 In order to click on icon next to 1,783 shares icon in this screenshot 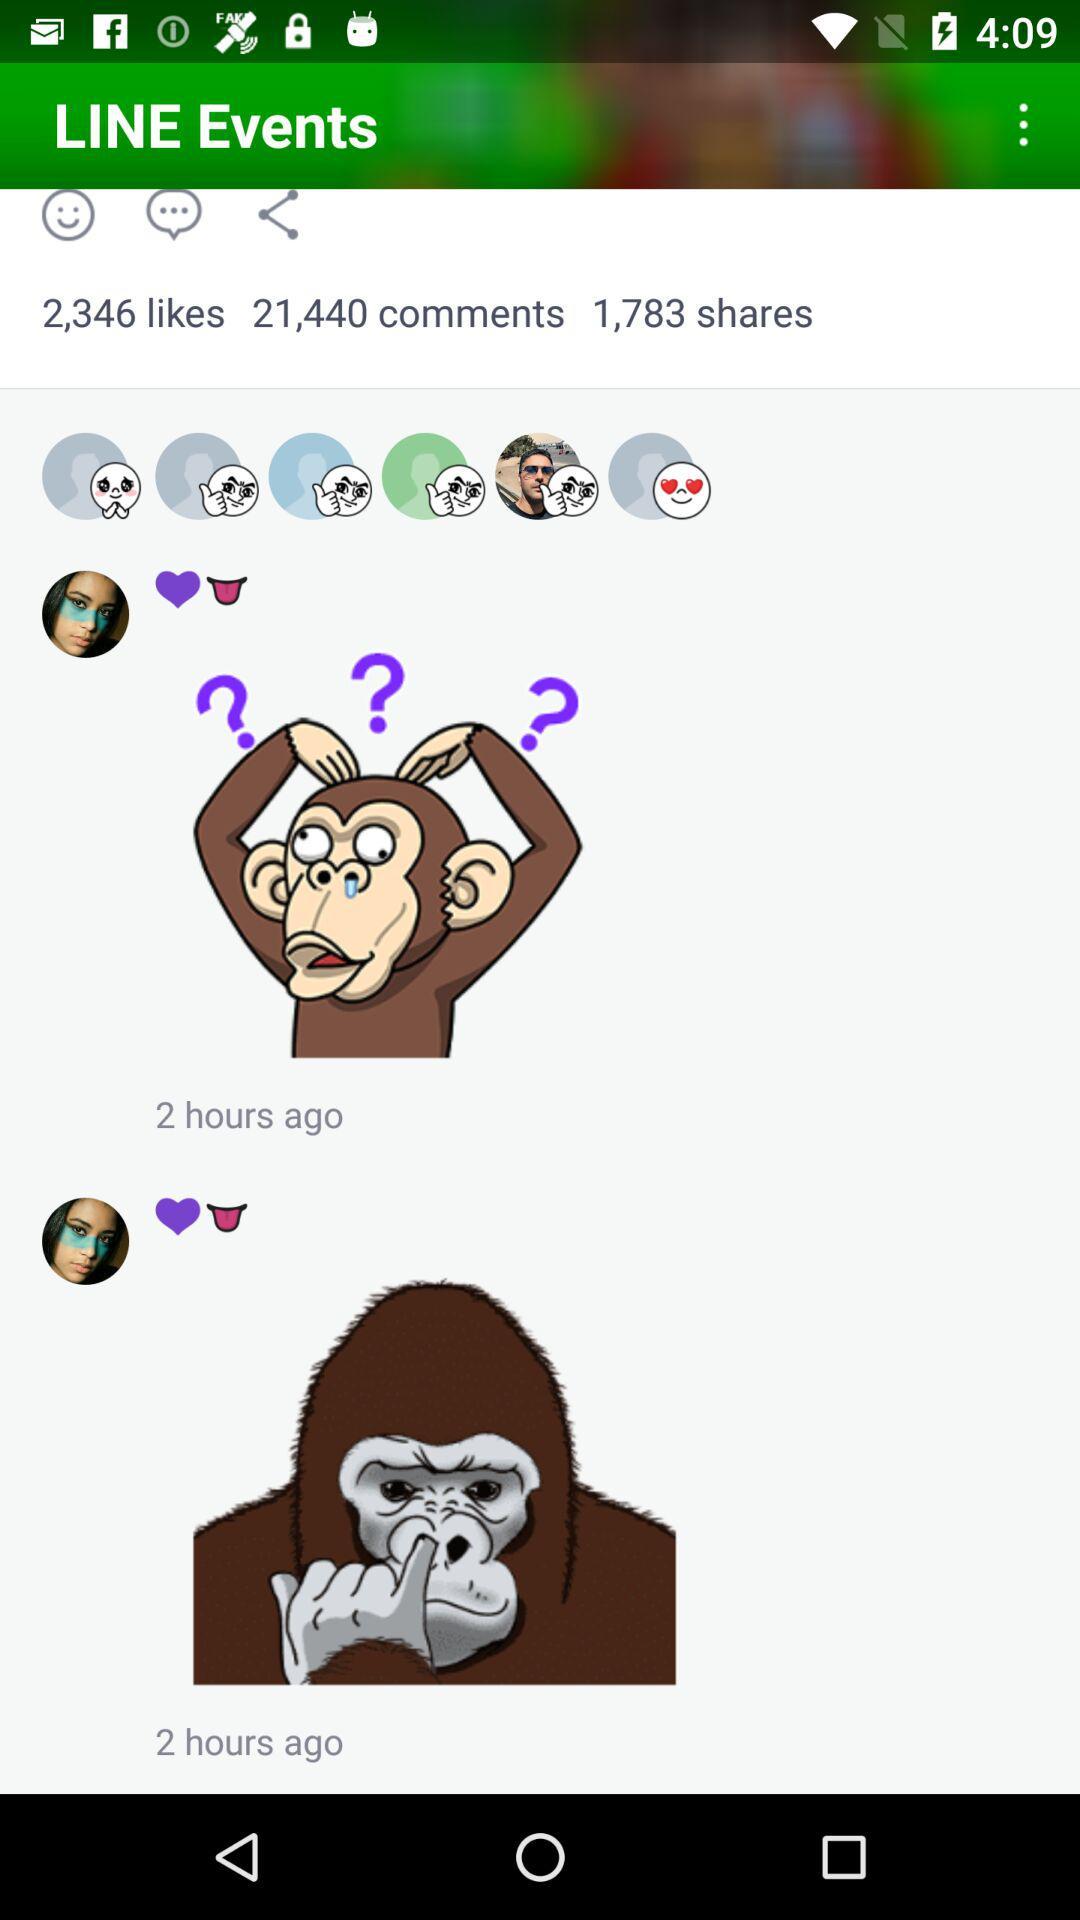, I will do `click(407, 312)`.